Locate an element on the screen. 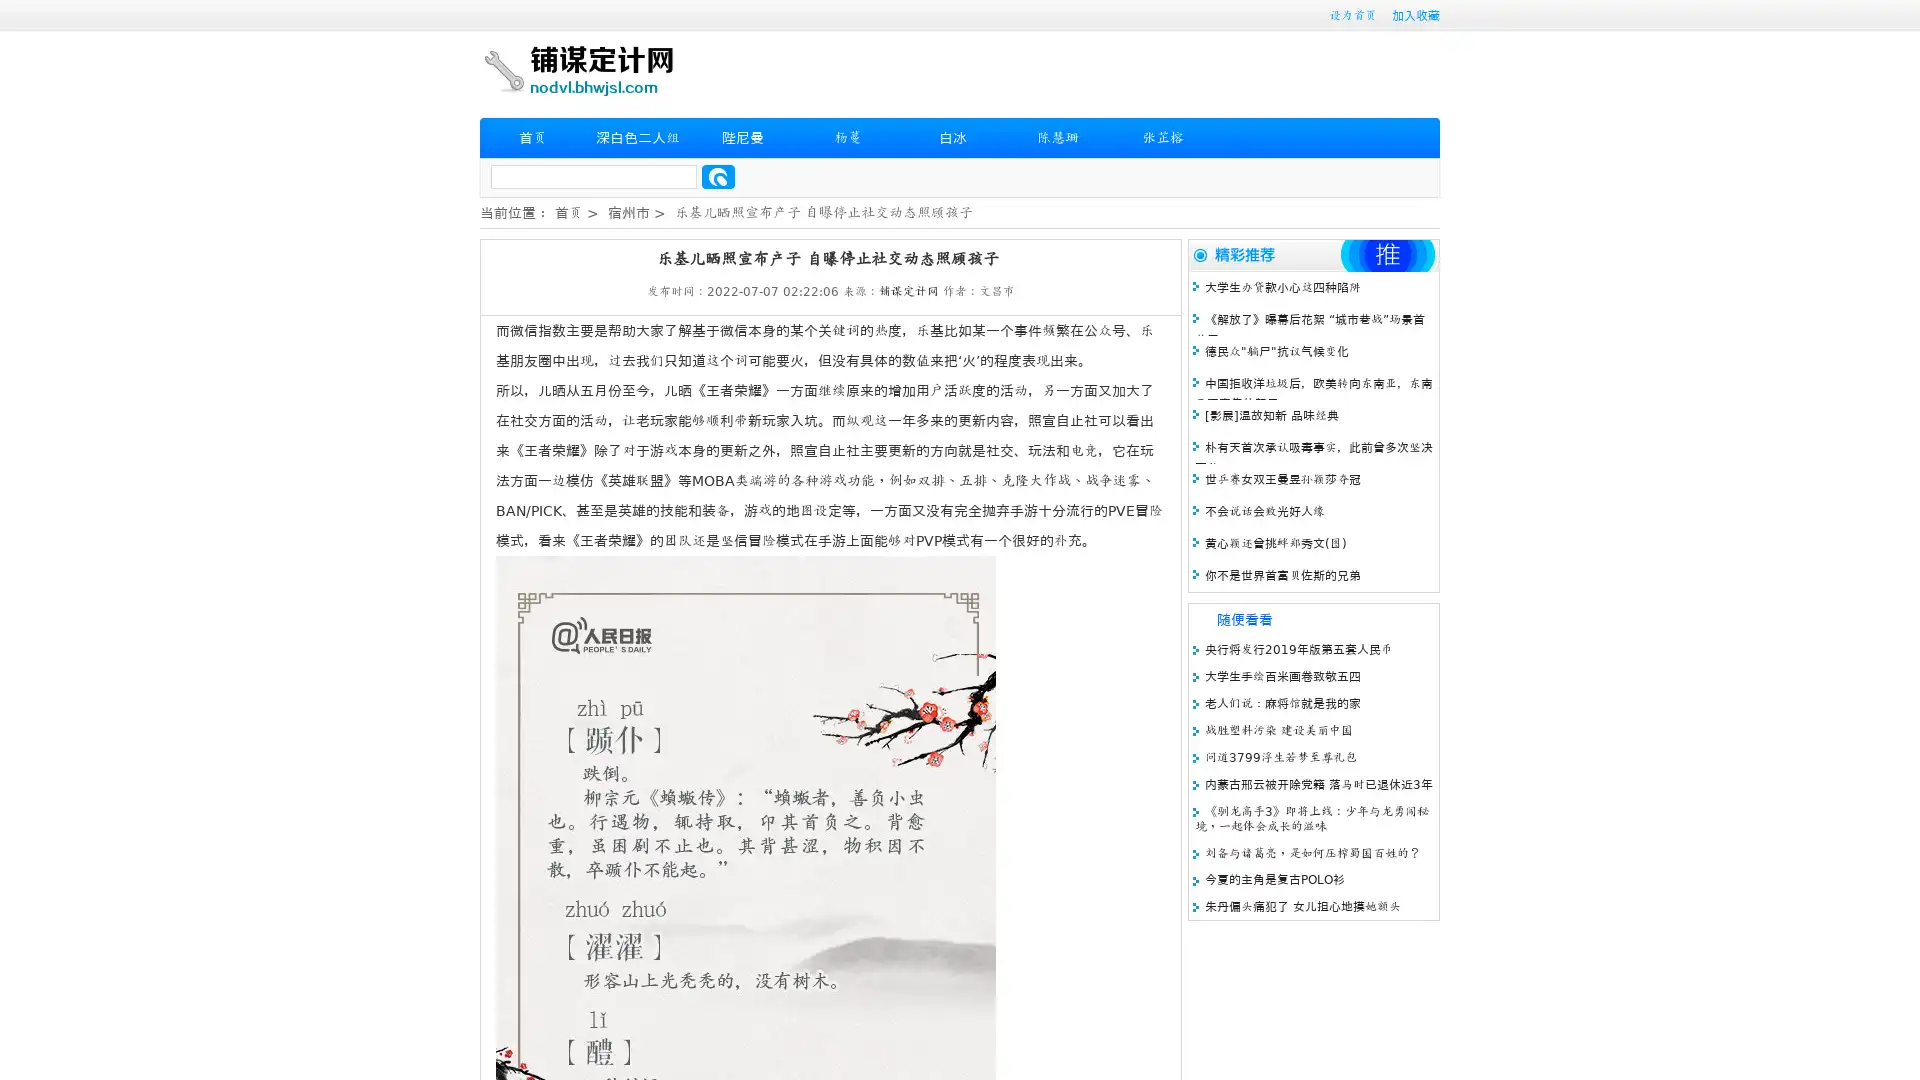 Image resolution: width=1920 pixels, height=1080 pixels. Search is located at coordinates (718, 176).